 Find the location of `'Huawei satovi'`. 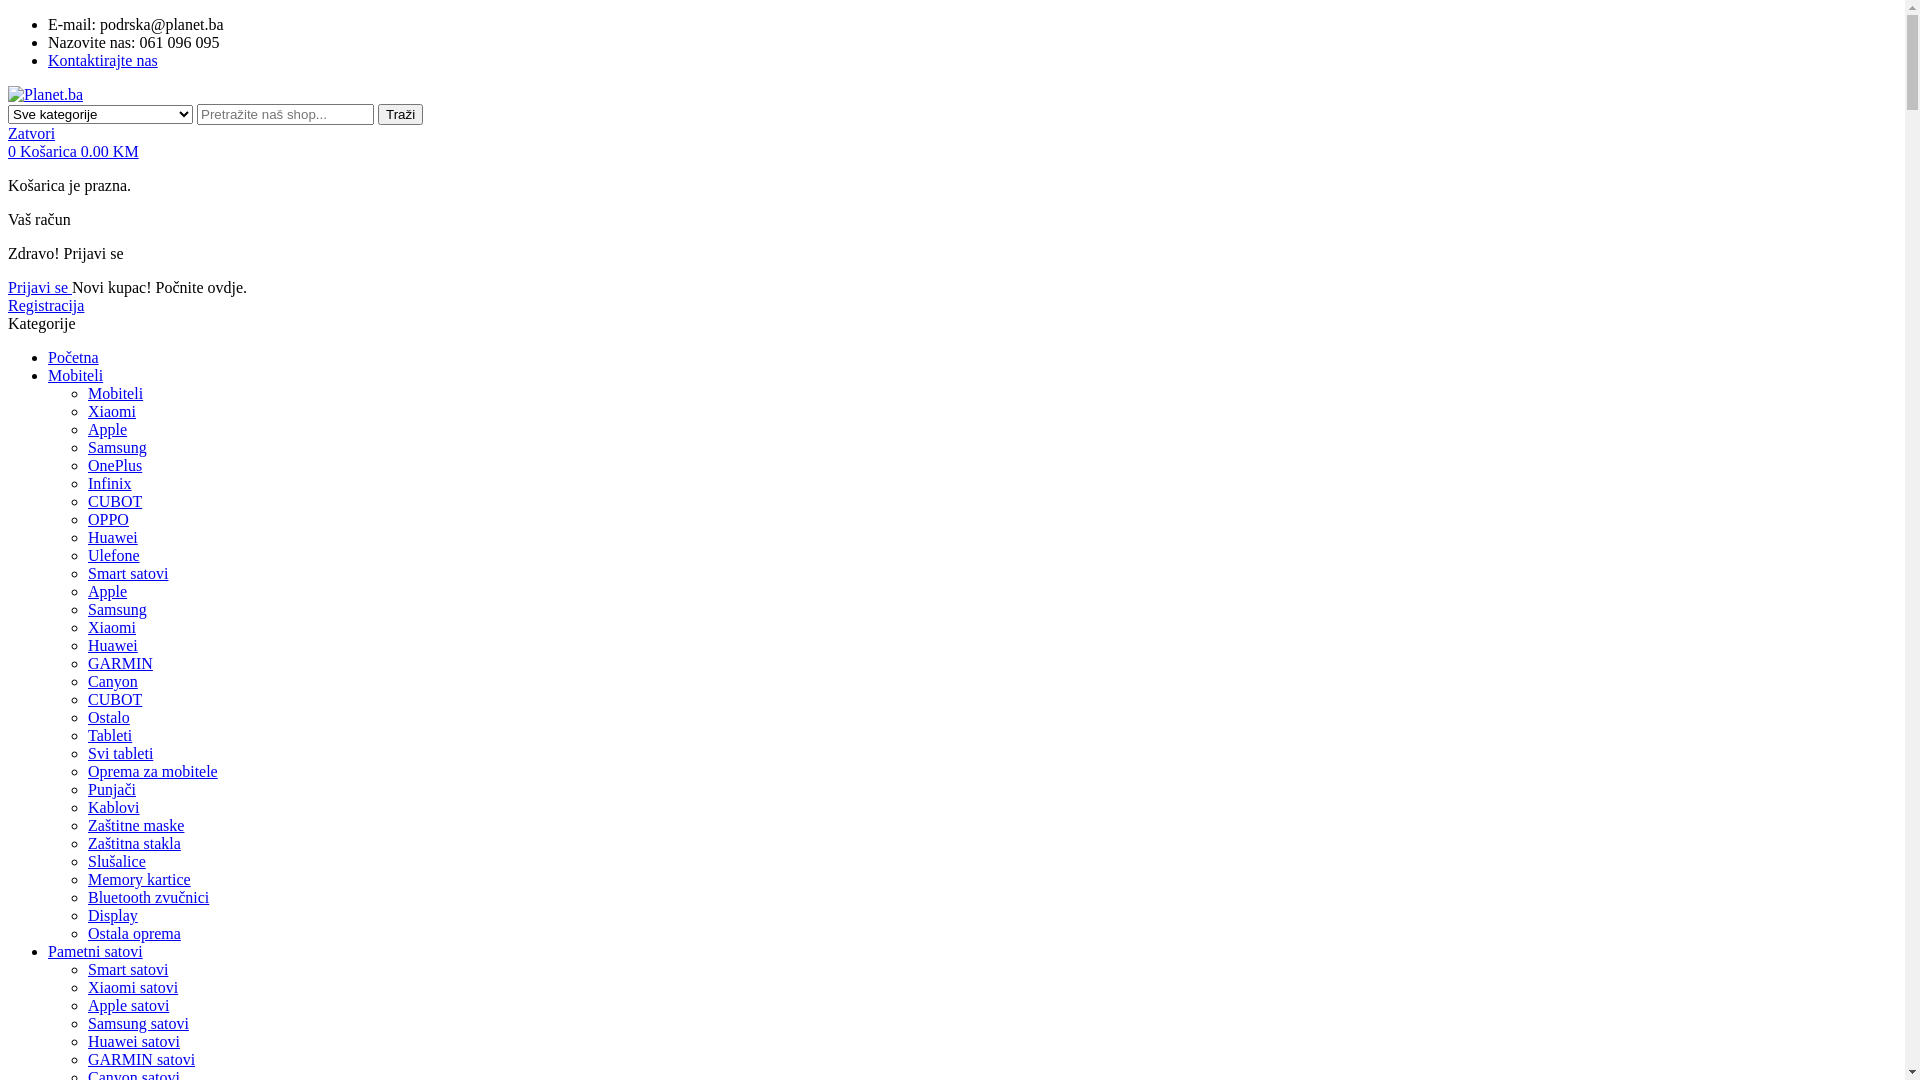

'Huawei satovi' is located at coordinates (133, 1040).